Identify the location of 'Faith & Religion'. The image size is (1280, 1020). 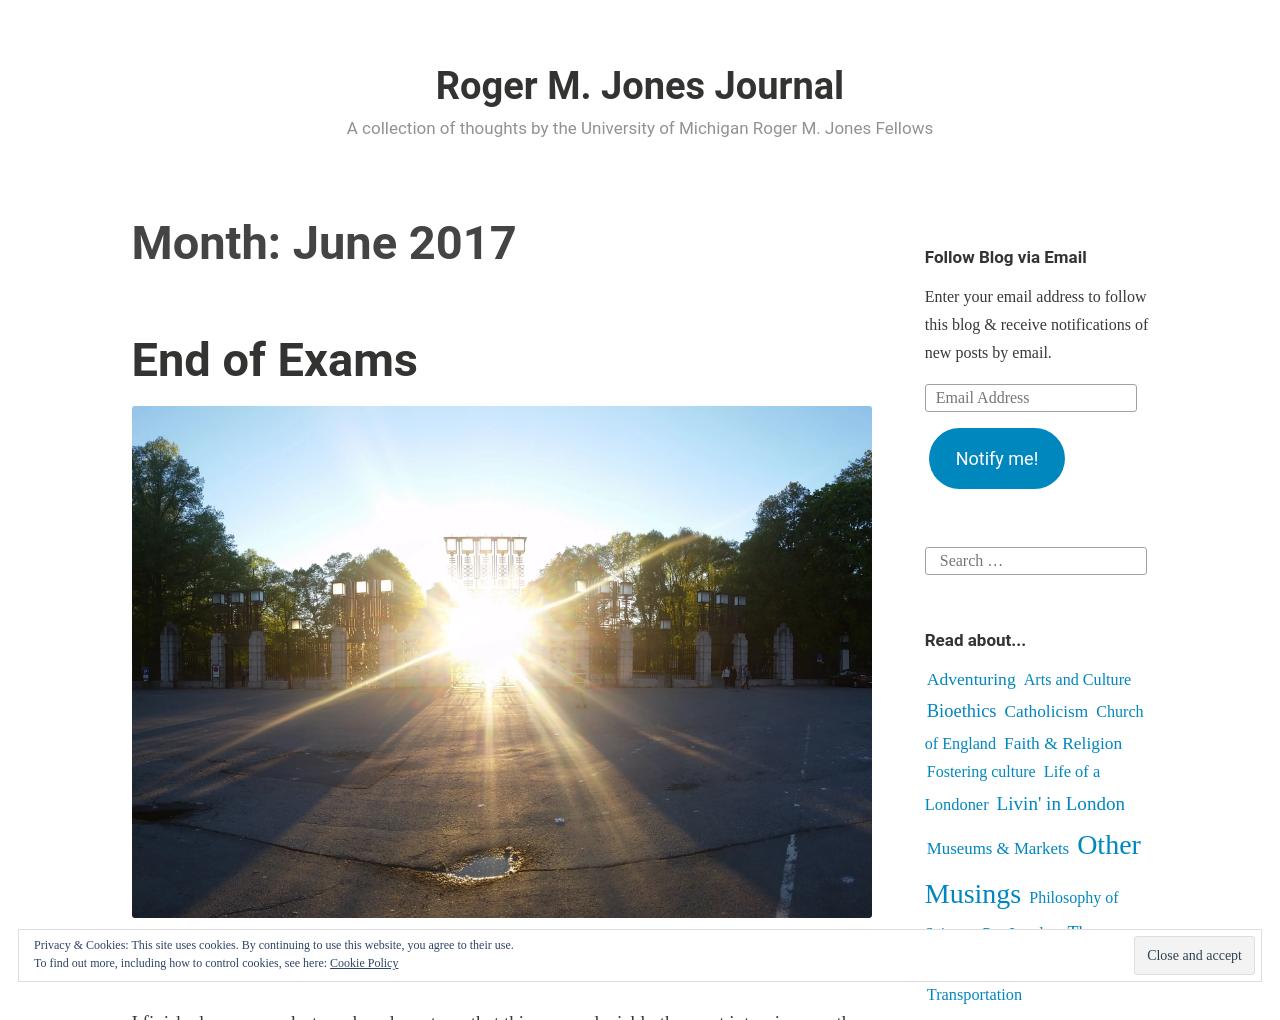
(1003, 742).